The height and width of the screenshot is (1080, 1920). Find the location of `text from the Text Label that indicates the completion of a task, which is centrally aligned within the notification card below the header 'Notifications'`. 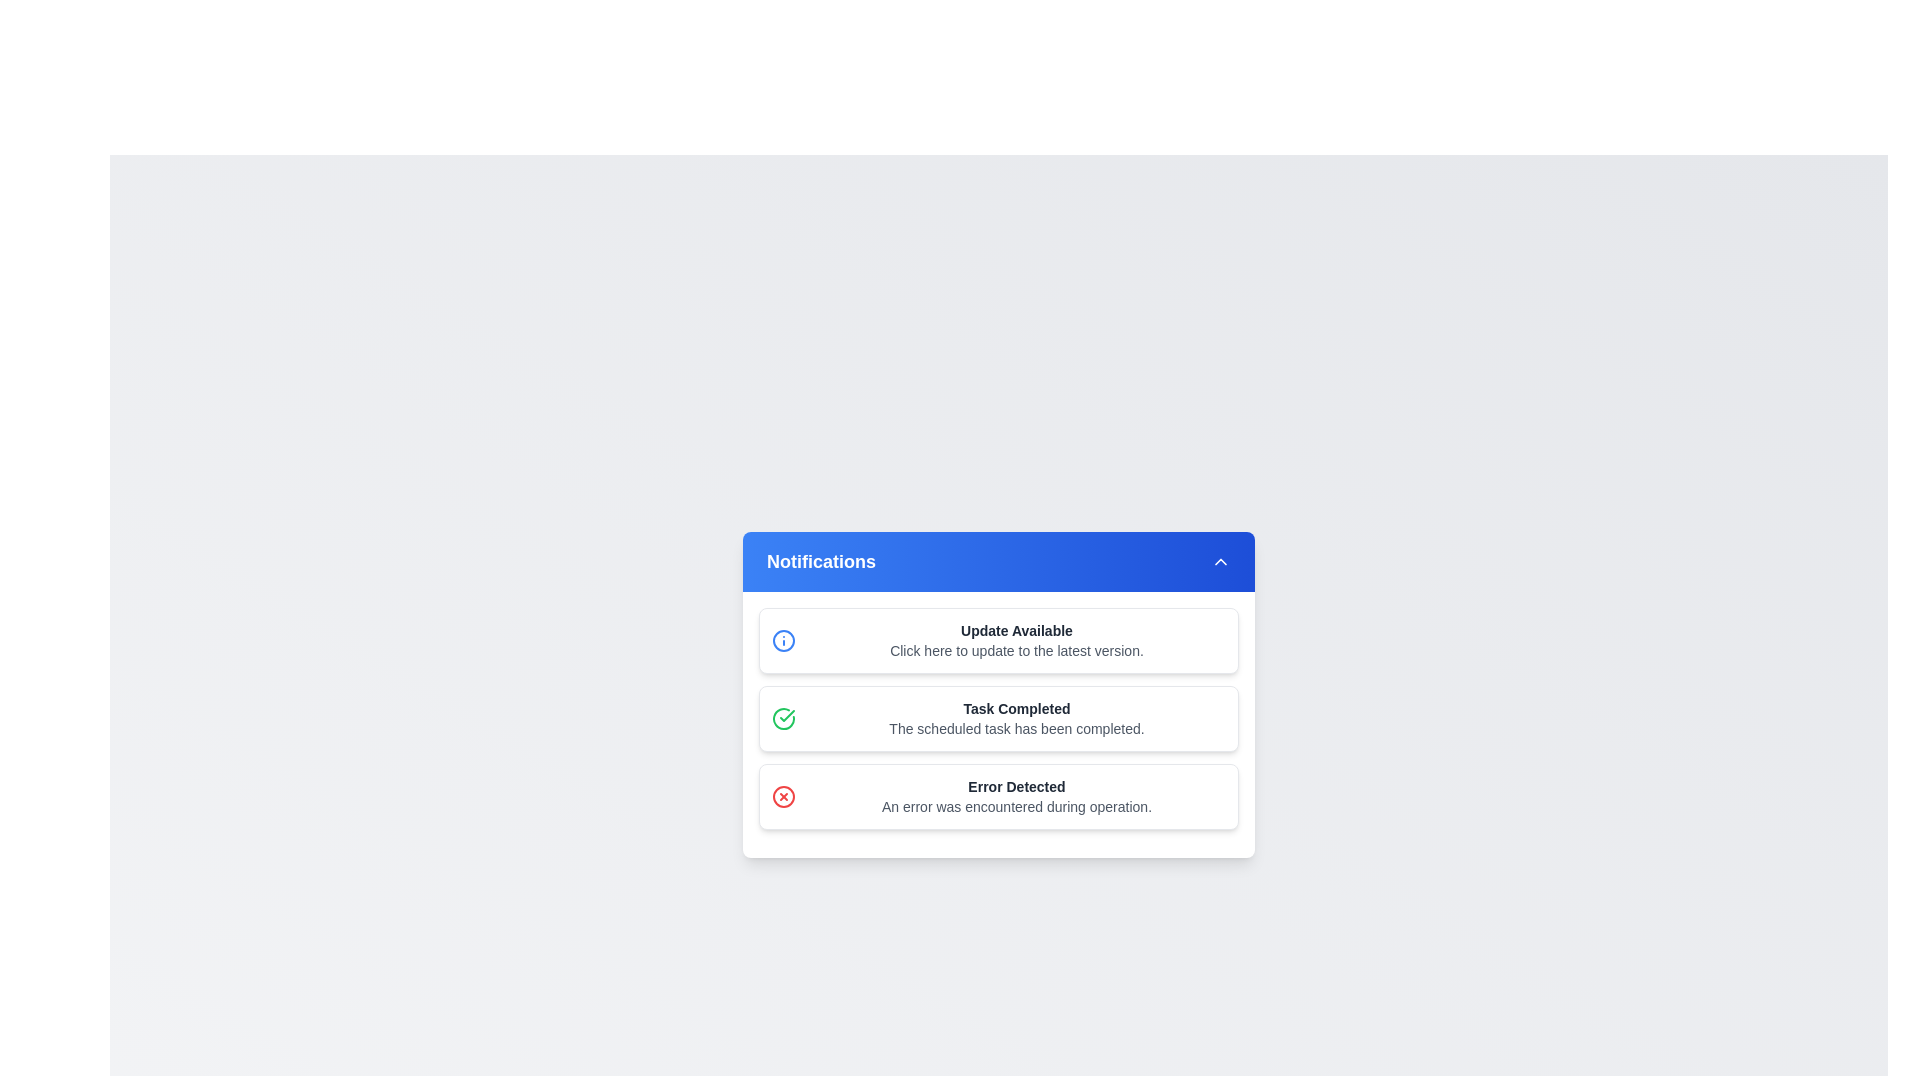

text from the Text Label that indicates the completion of a task, which is centrally aligned within the notification card below the header 'Notifications' is located at coordinates (1017, 708).